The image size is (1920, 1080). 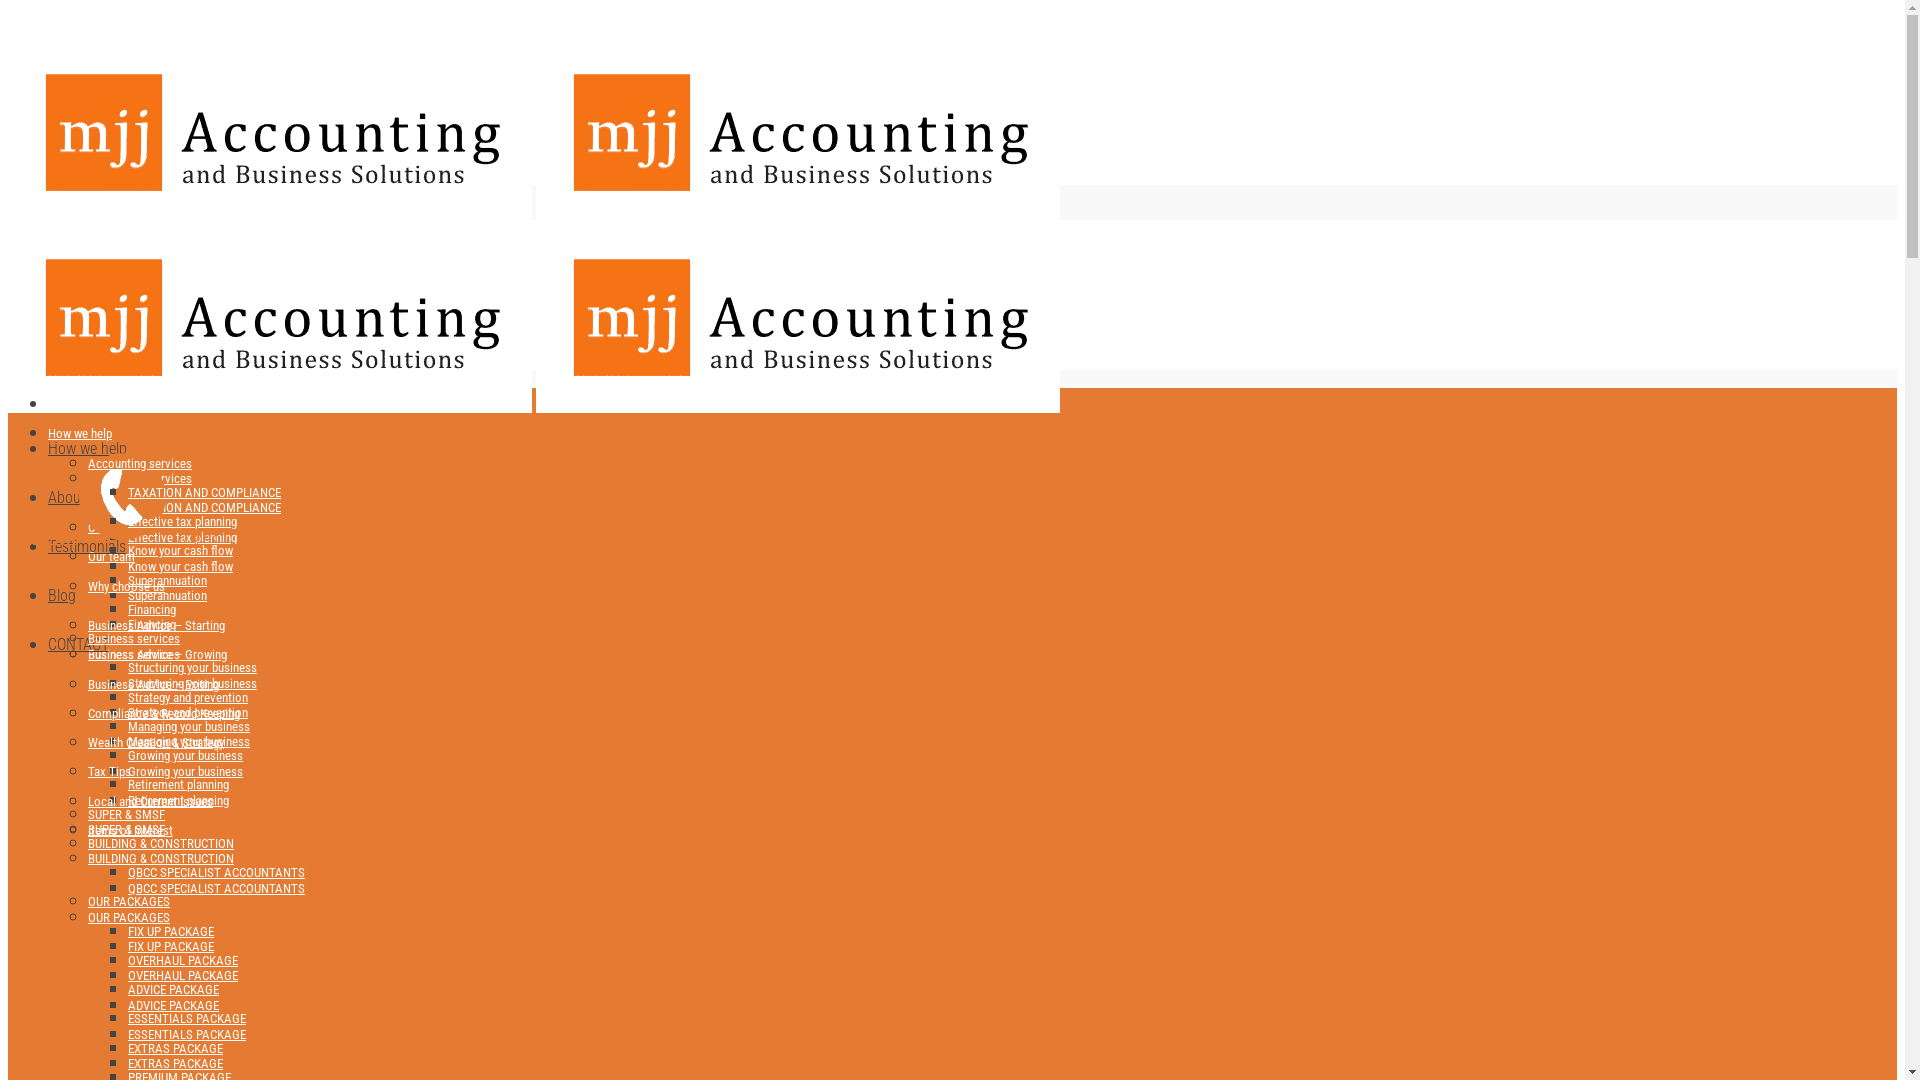 What do you see at coordinates (42, 485) in the screenshot?
I see `'REQUEST` at bounding box center [42, 485].